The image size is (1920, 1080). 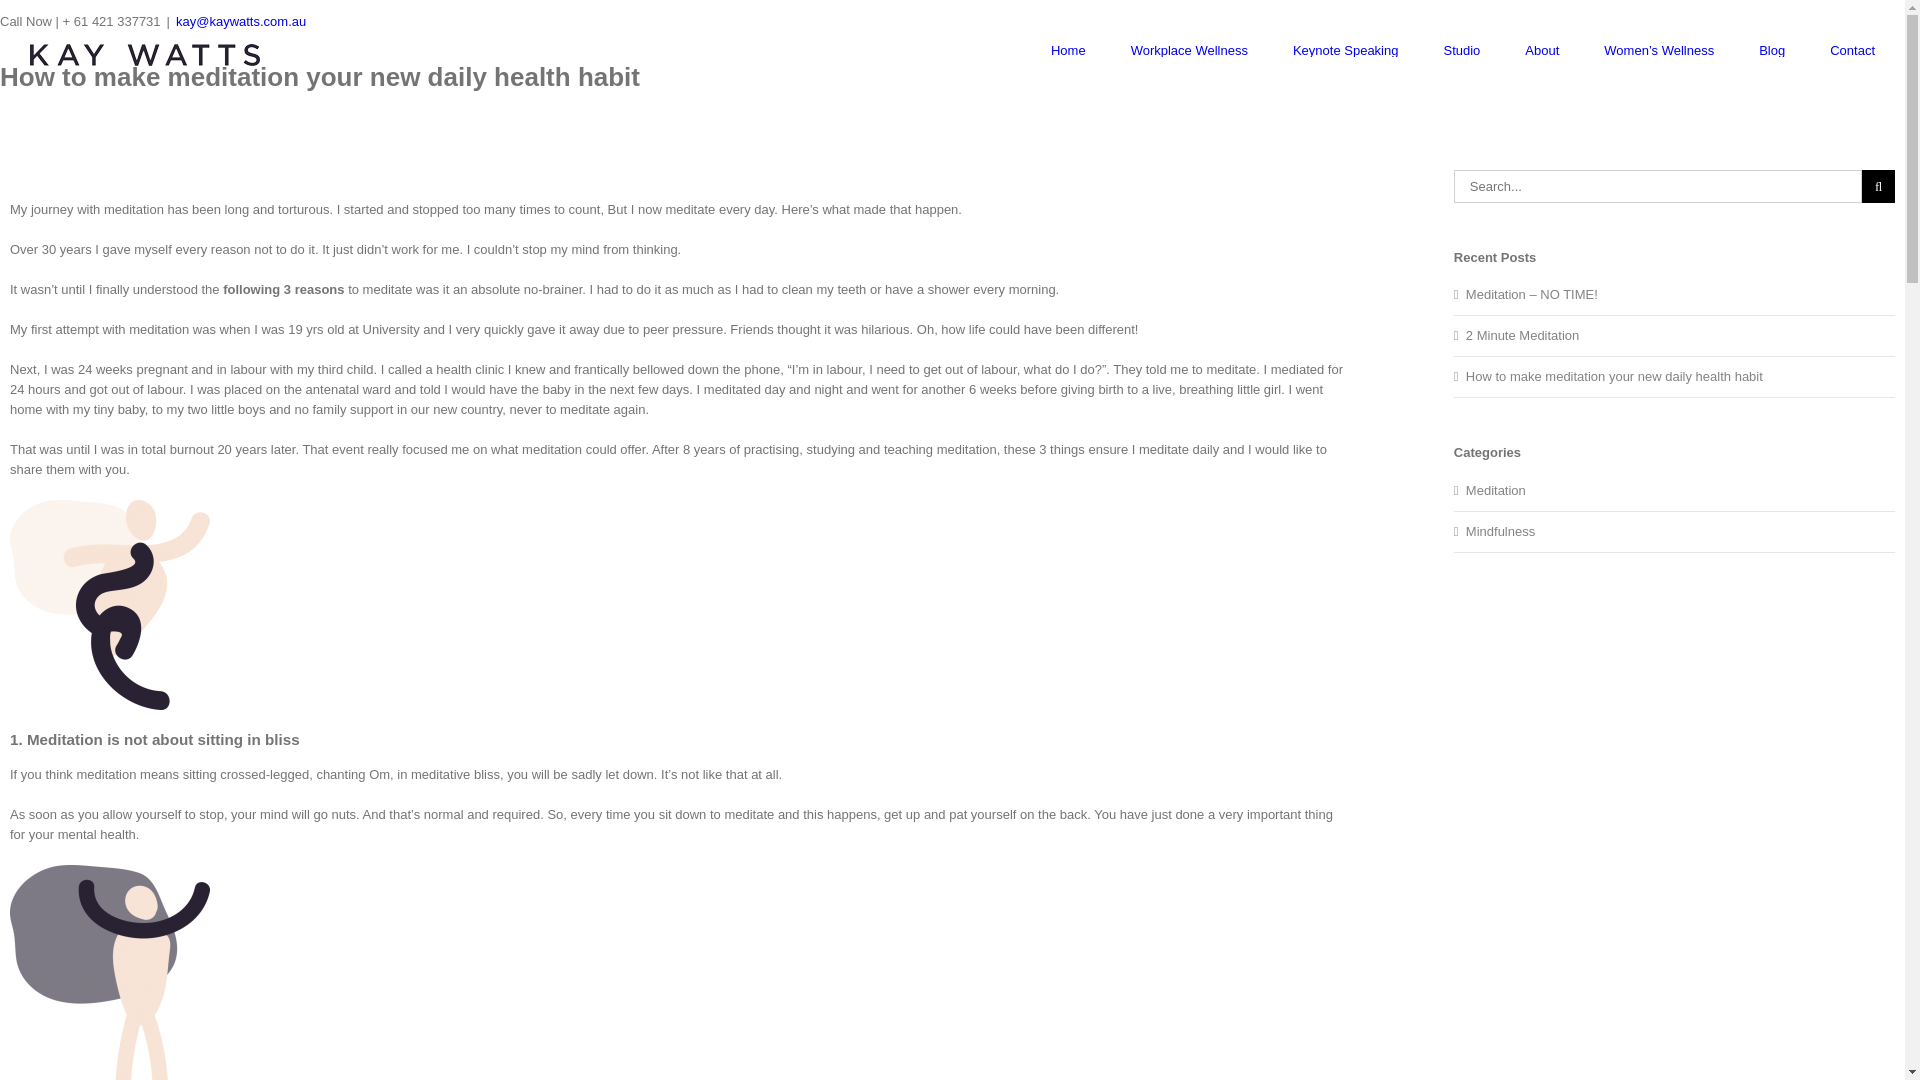 What do you see at coordinates (1443, 49) in the screenshot?
I see `'Studio'` at bounding box center [1443, 49].